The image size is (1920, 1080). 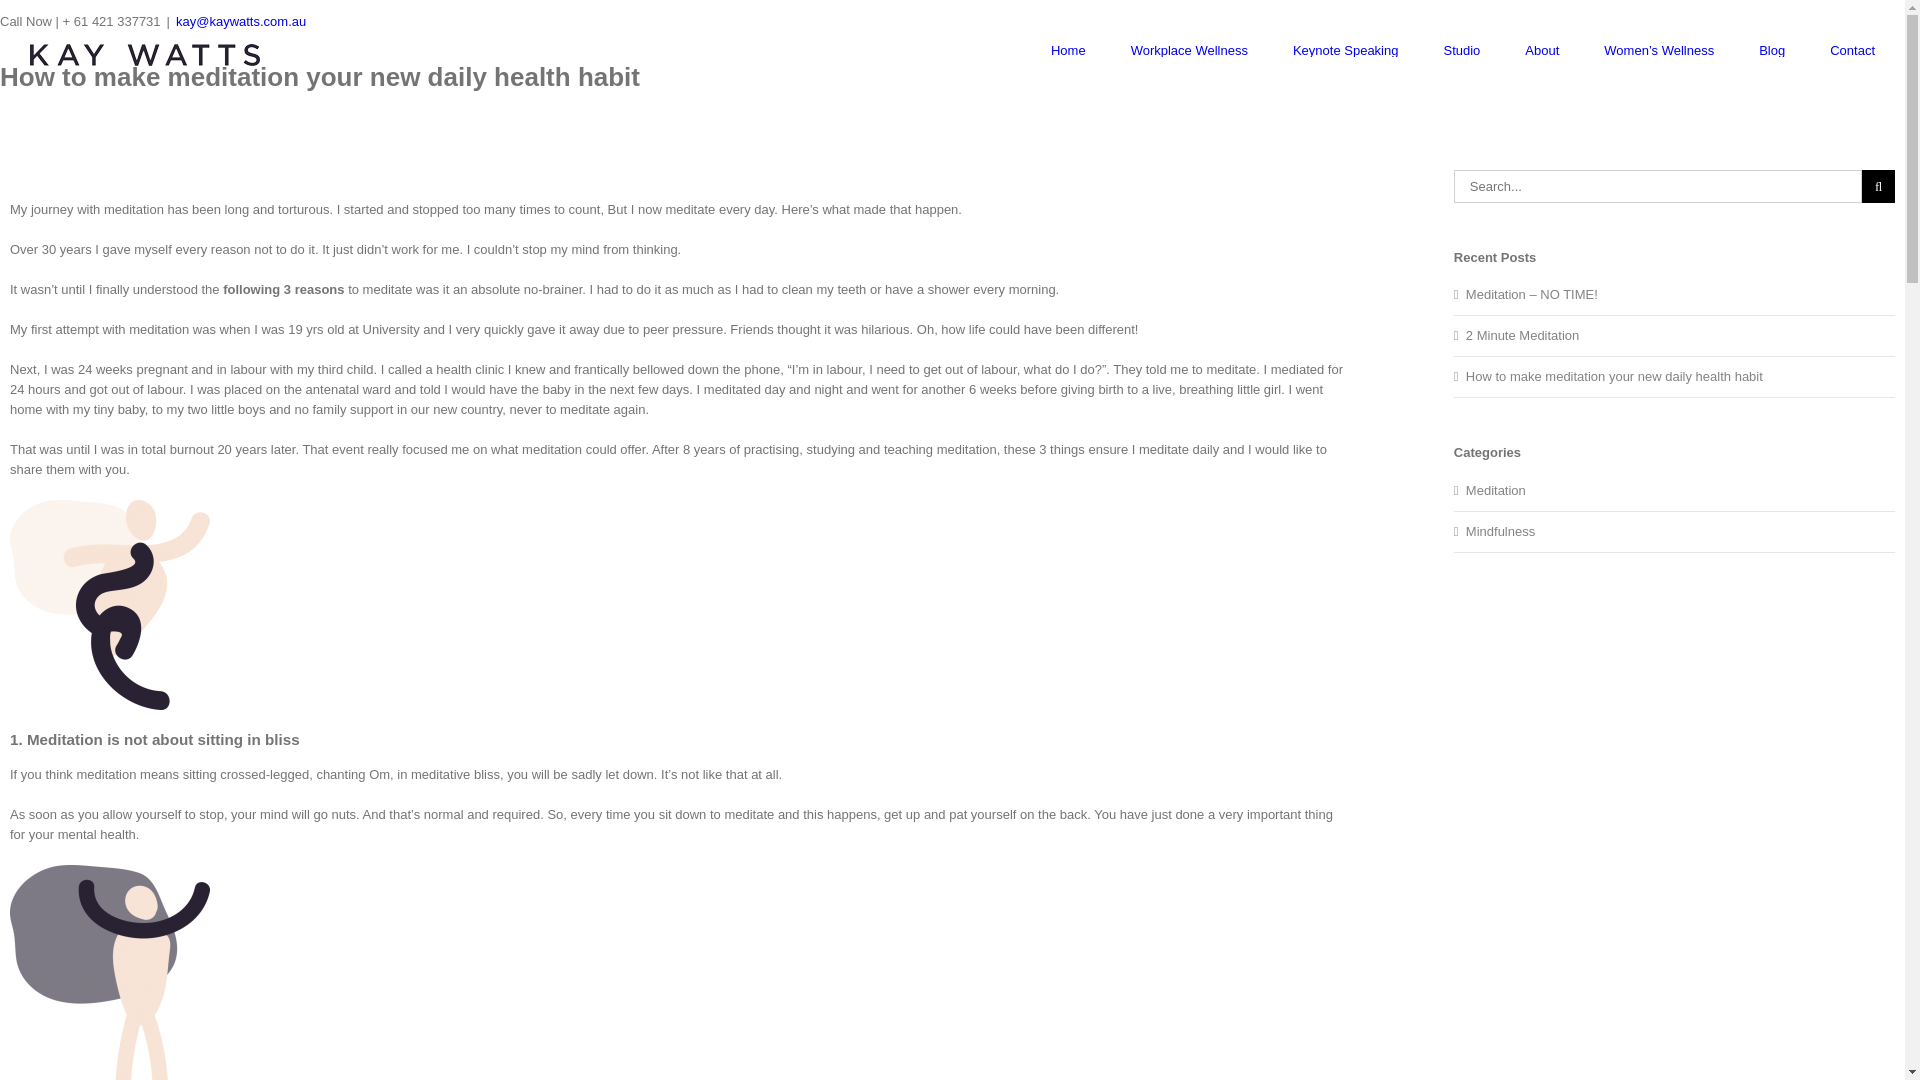 What do you see at coordinates (1443, 49) in the screenshot?
I see `'Studio'` at bounding box center [1443, 49].